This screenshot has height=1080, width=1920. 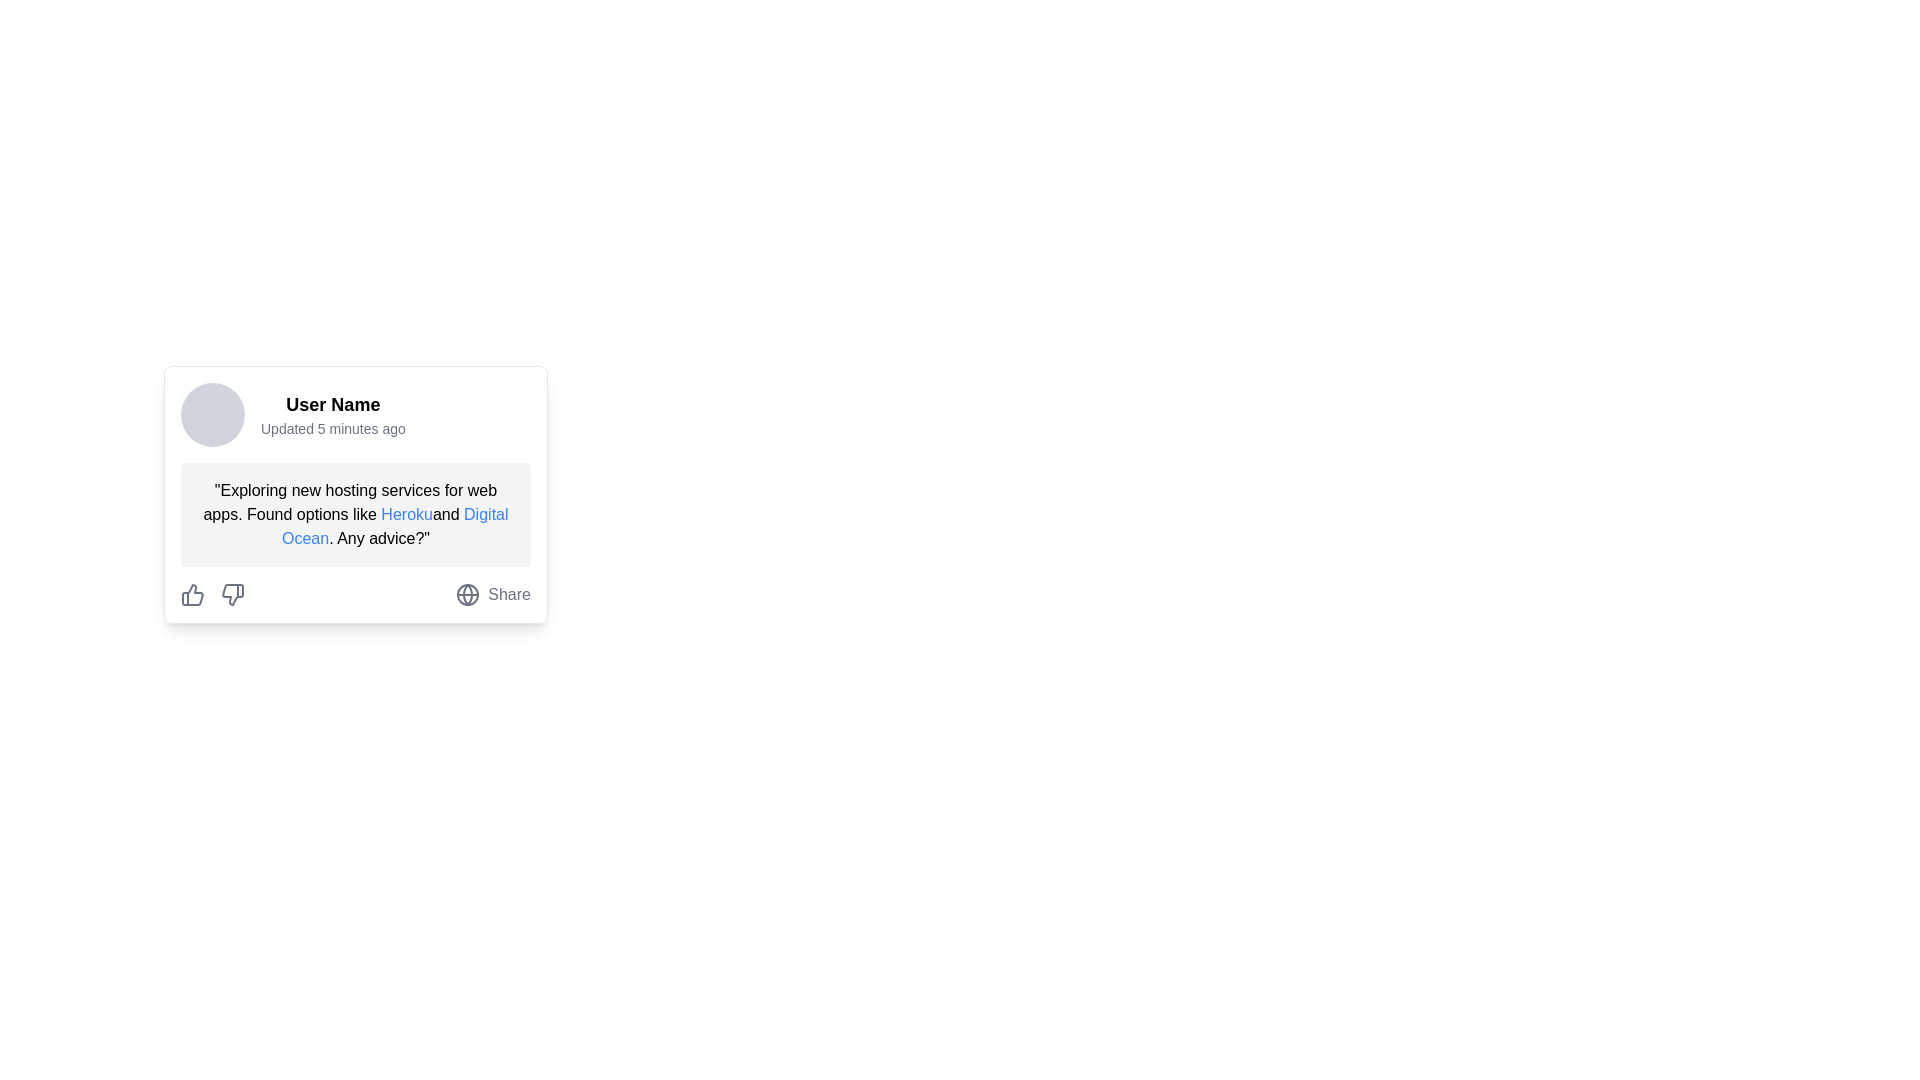 I want to click on the 'like' button, which is the first icon in a horizontal arrangement of related icons, featuring a thumbs-up icon, so click(x=192, y=593).